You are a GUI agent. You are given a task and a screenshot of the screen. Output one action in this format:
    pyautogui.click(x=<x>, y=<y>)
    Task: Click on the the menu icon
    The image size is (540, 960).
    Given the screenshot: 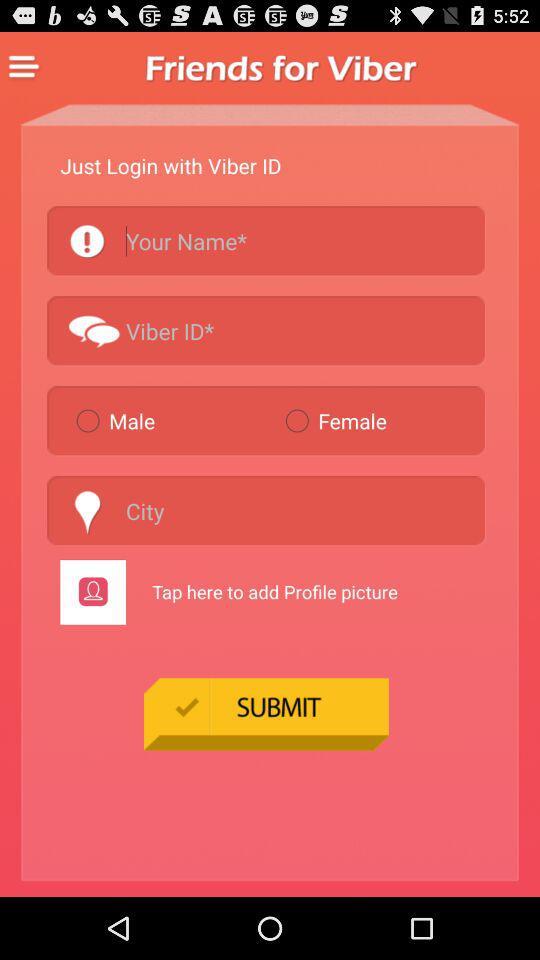 What is the action you would take?
    pyautogui.click(x=23, y=72)
    